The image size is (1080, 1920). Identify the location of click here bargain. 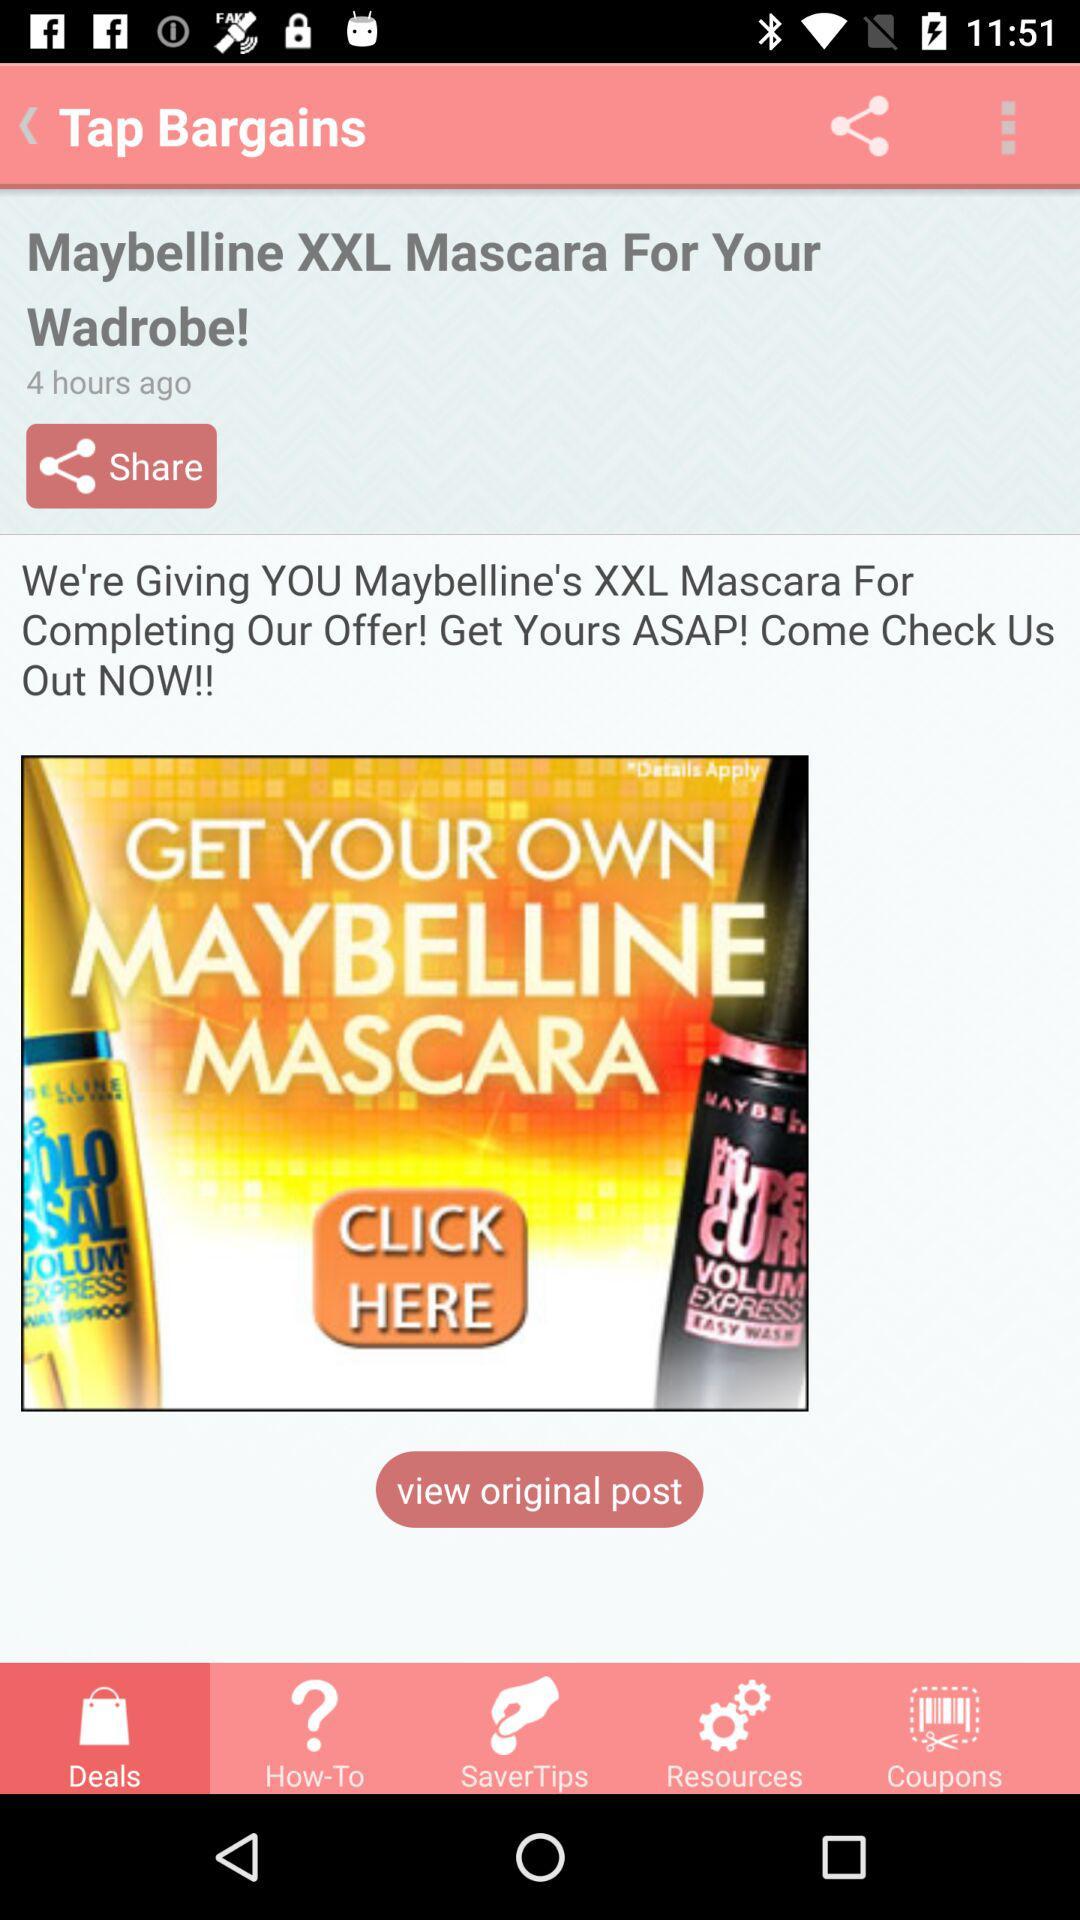
(540, 983).